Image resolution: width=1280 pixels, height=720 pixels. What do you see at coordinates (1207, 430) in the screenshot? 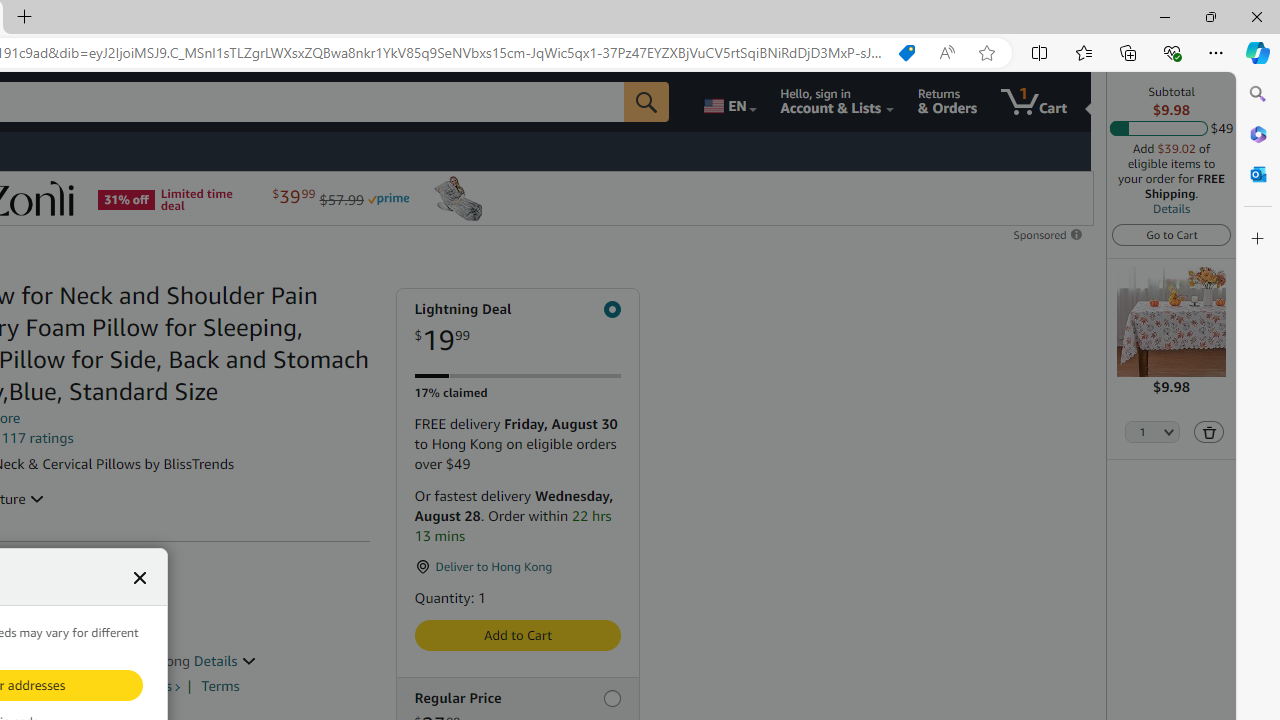
I see `'Delete'` at bounding box center [1207, 430].